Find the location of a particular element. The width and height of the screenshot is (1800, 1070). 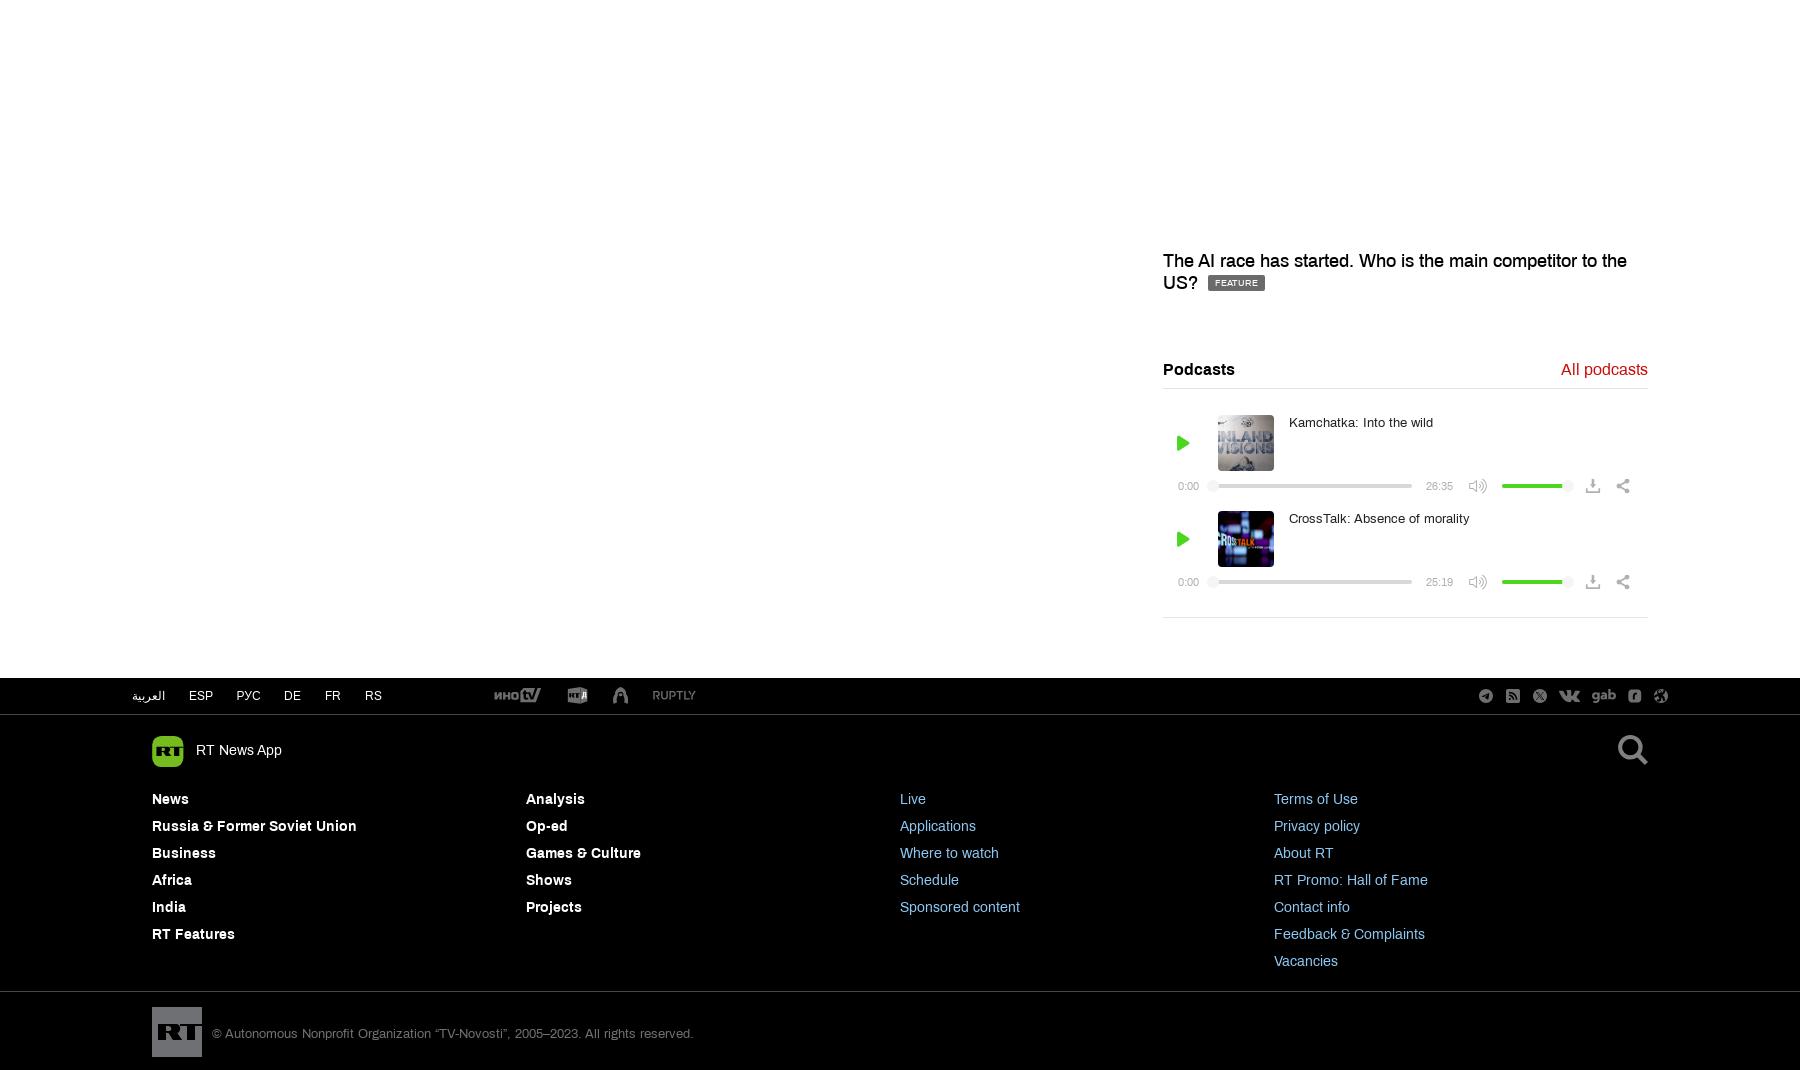

'de' is located at coordinates (291, 696).